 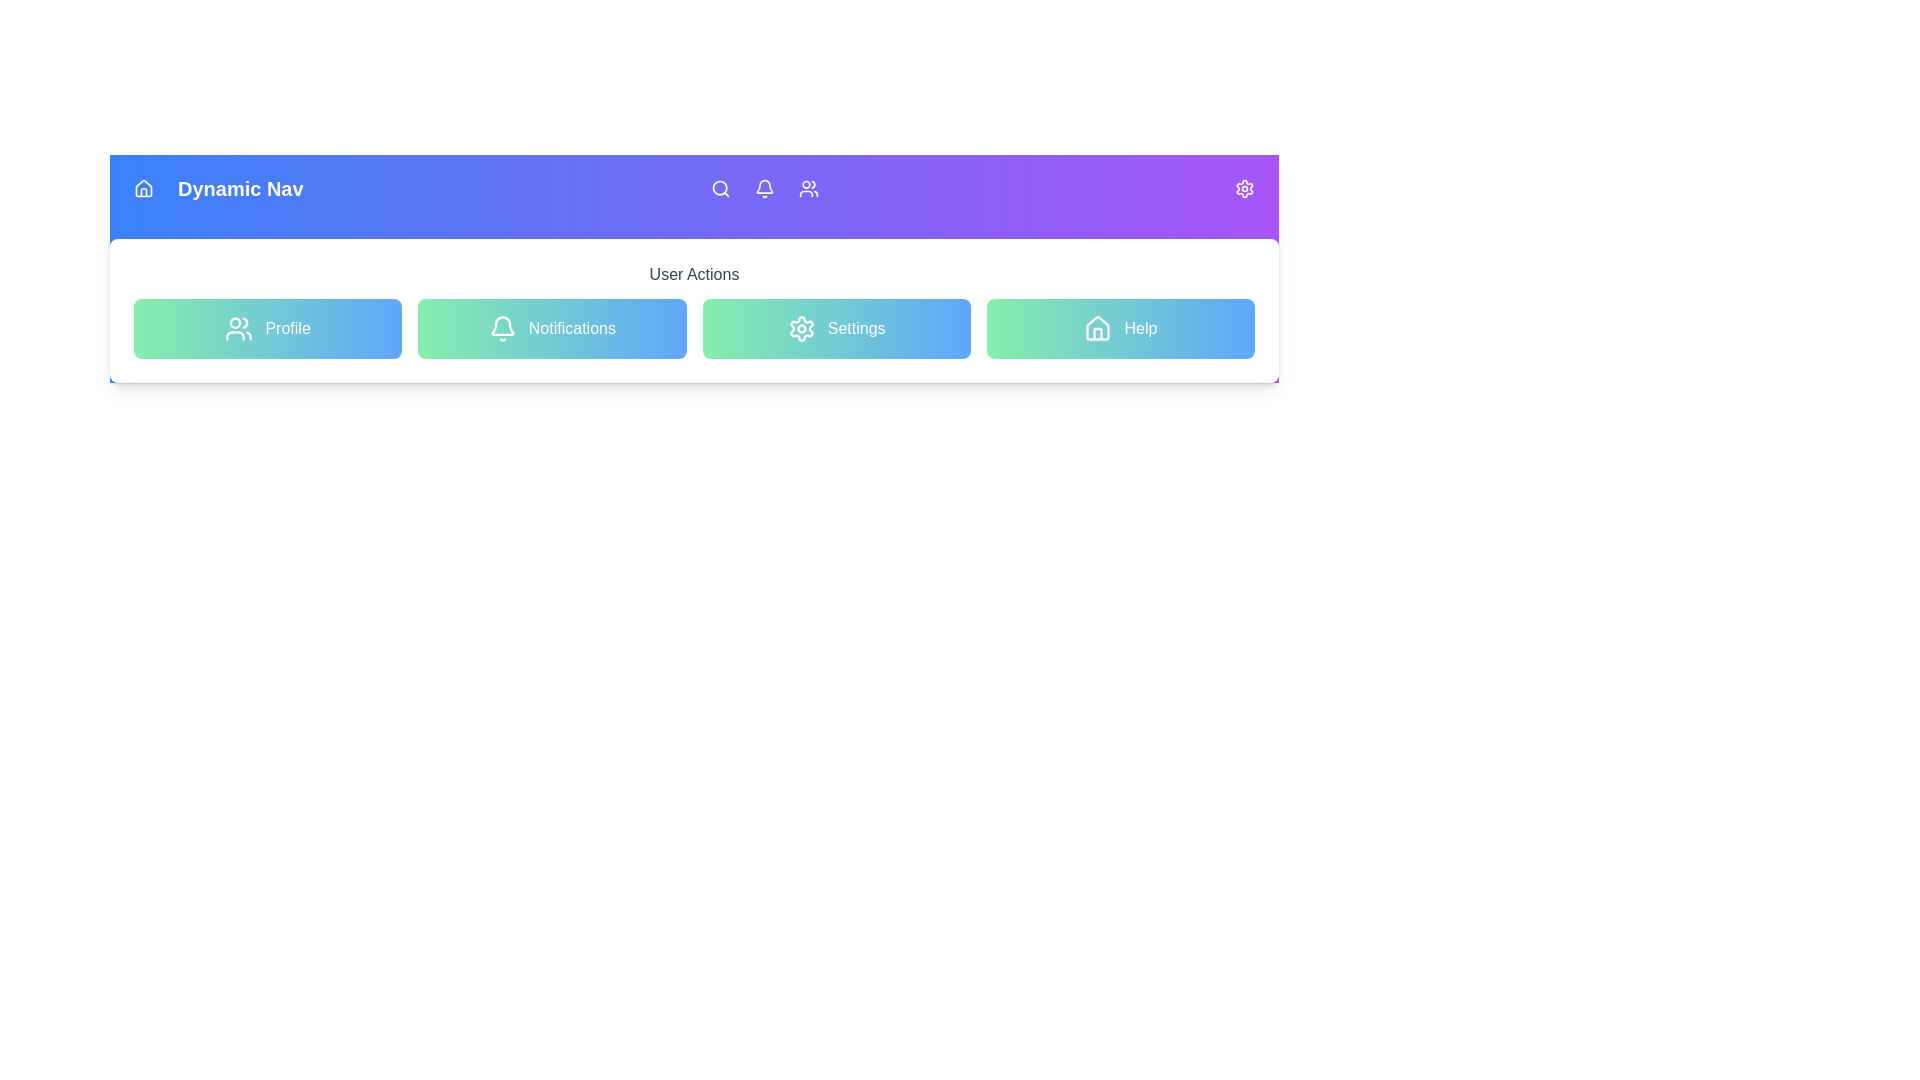 What do you see at coordinates (763, 189) in the screenshot?
I see `the icon Bell to see its hover effect` at bounding box center [763, 189].